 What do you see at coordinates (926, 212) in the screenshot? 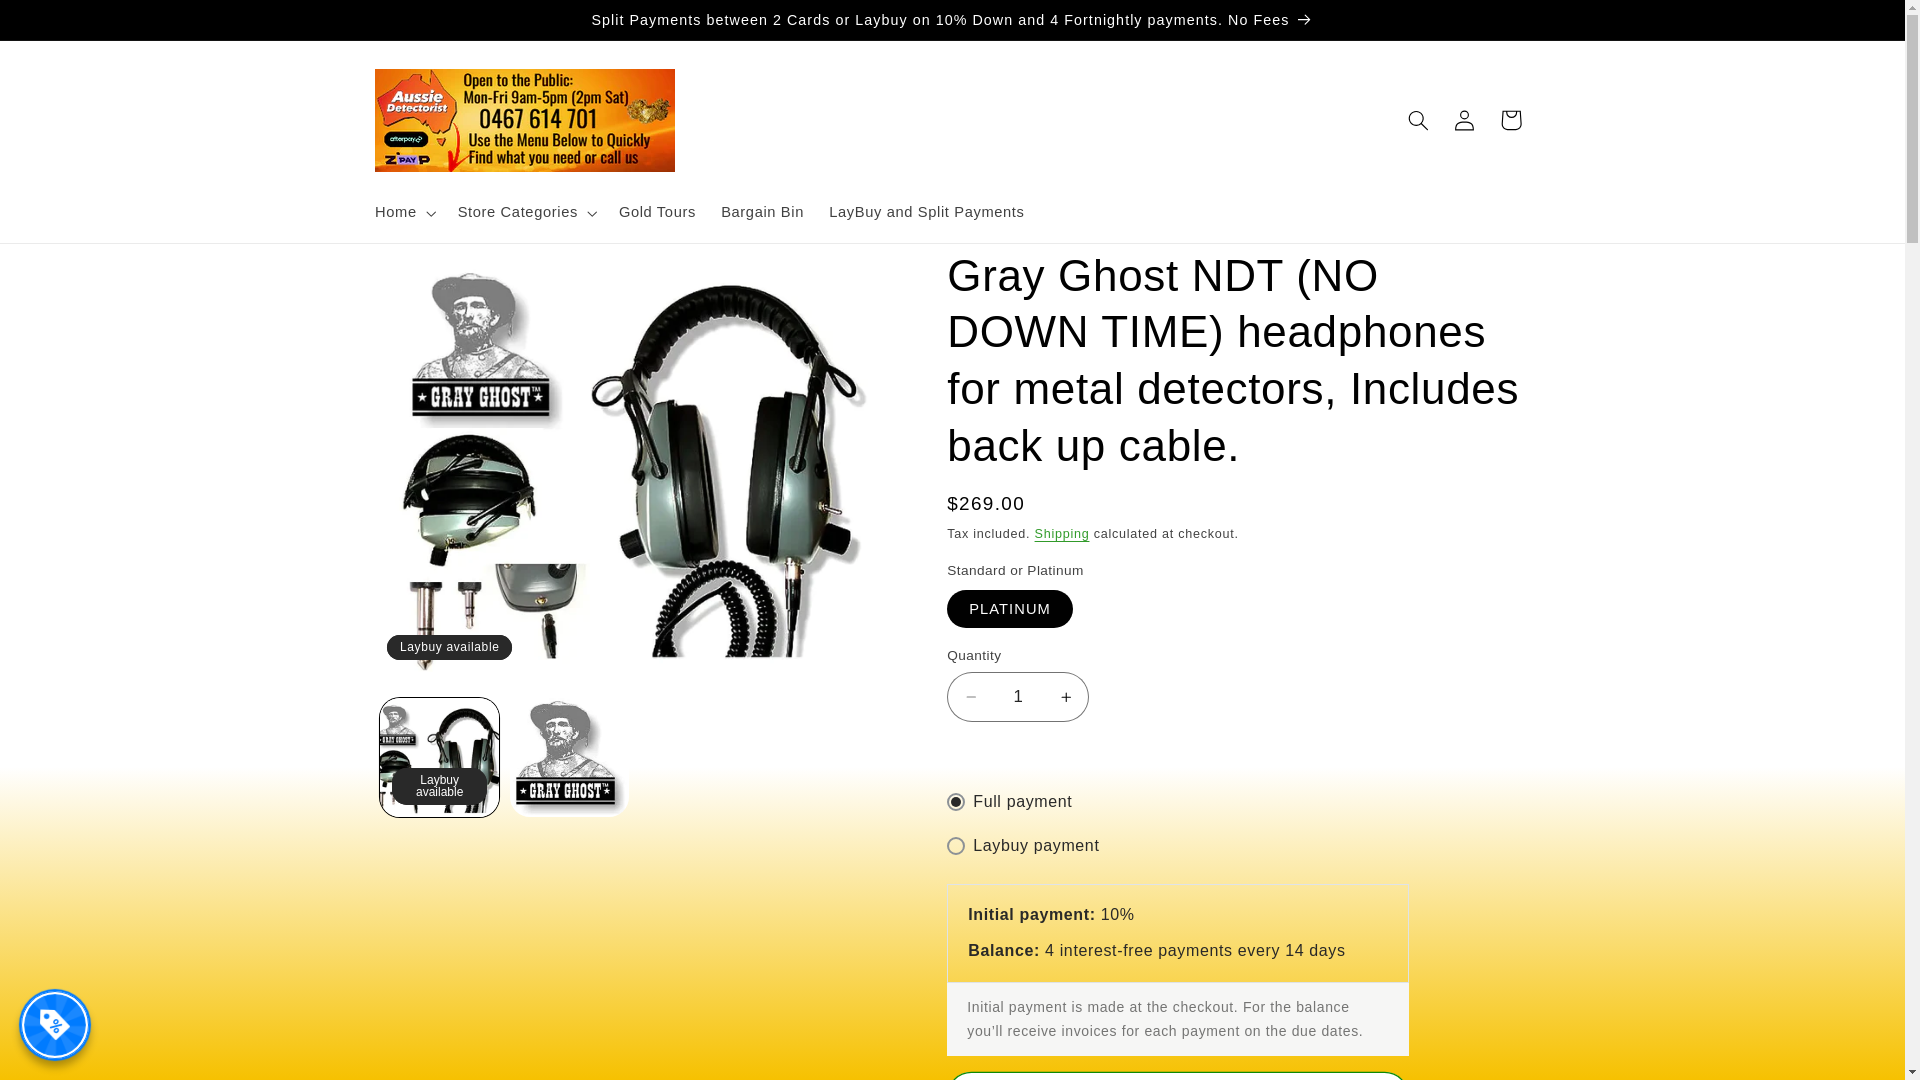
I see `'LayBuy and Split Payments'` at bounding box center [926, 212].